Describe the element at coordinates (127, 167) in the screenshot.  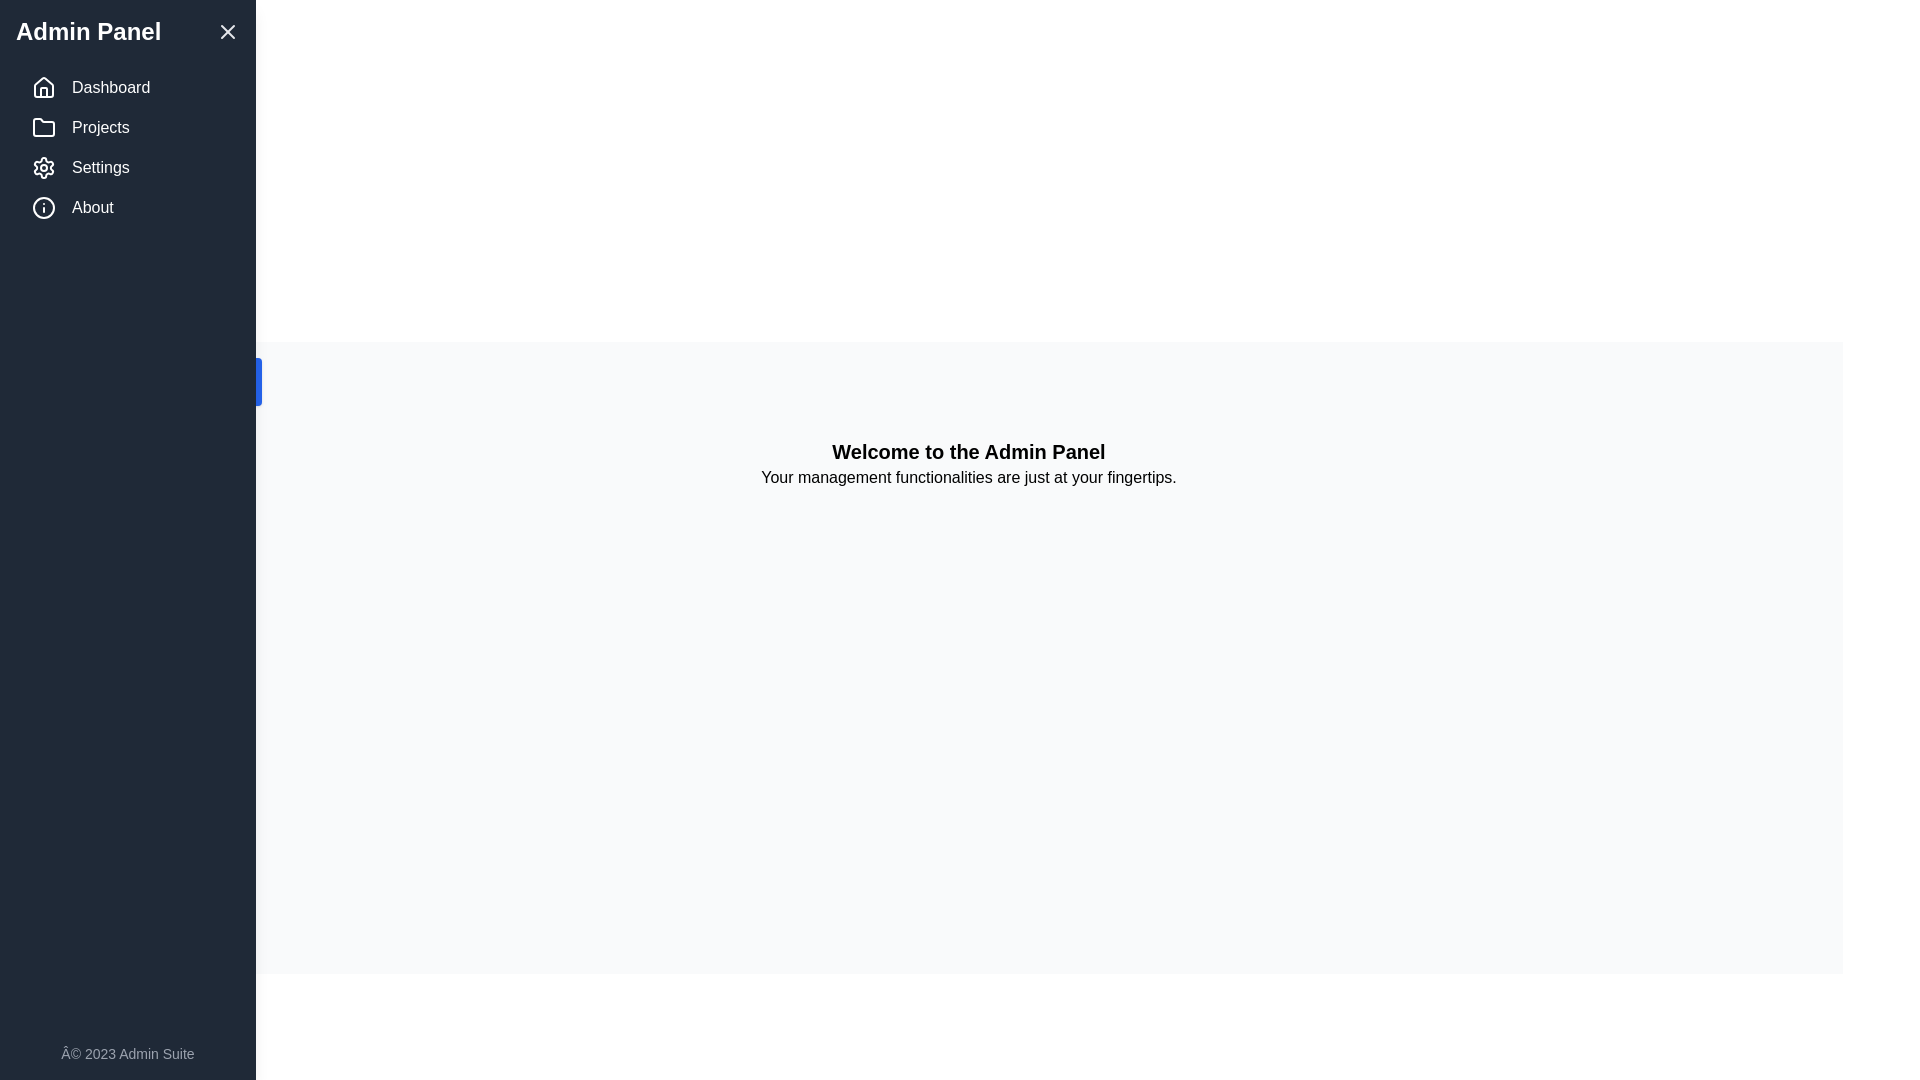
I see `the third item in the sidebar navigation menu, which is the Navigation Link` at that location.